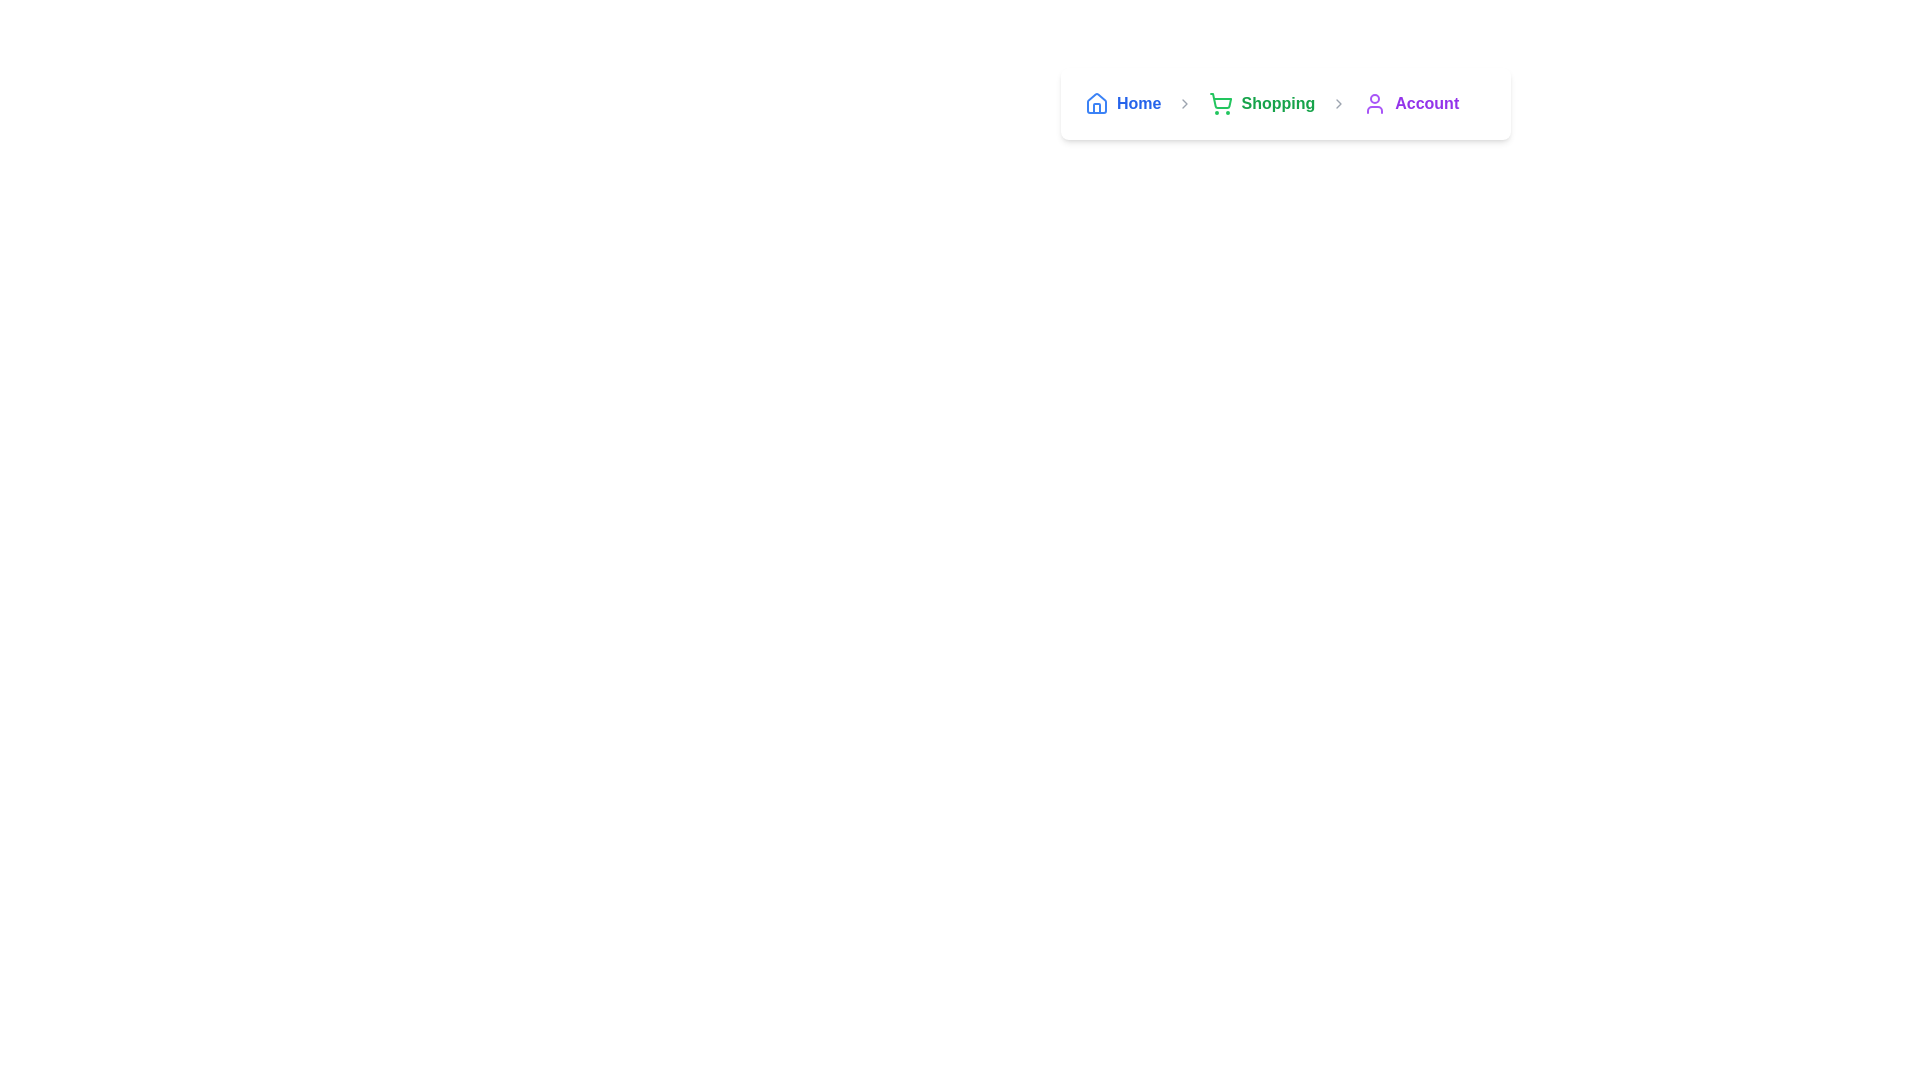 This screenshot has width=1920, height=1080. I want to click on the 'Account' breadcrumb navigation item, which is styled in bold purple text and accompanied by a user icon, so click(1410, 104).